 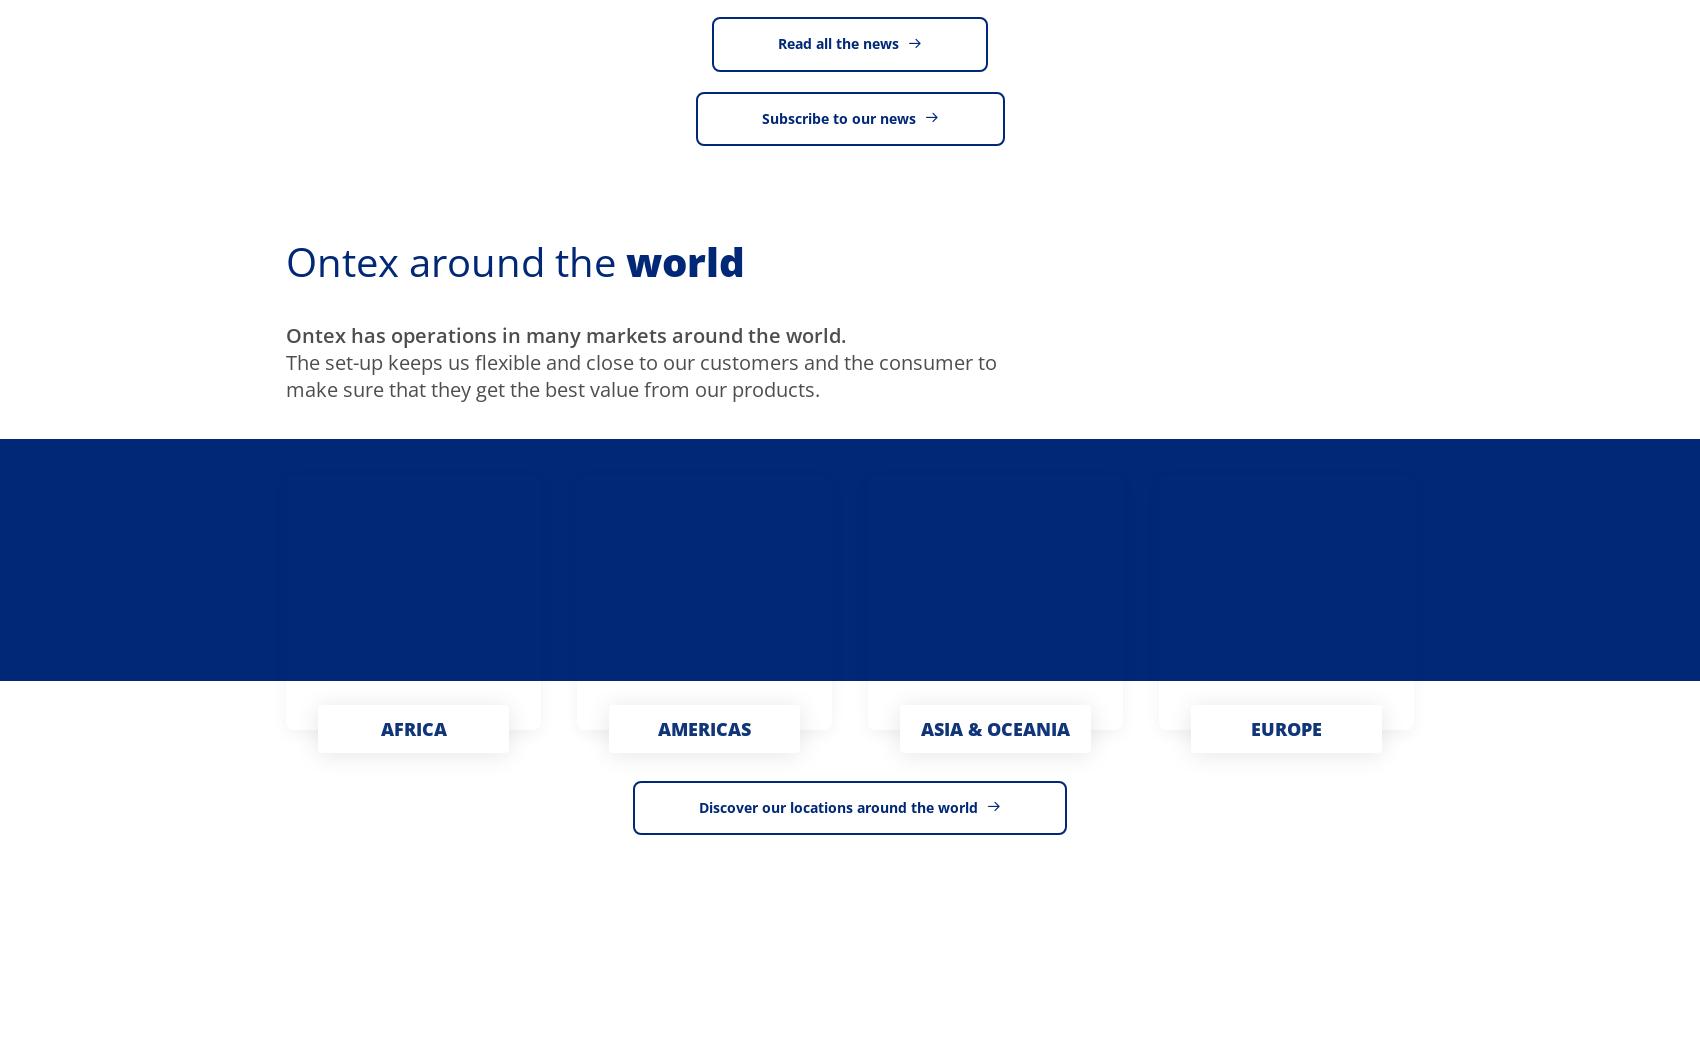 What do you see at coordinates (837, 43) in the screenshot?
I see `'Read all the news'` at bounding box center [837, 43].